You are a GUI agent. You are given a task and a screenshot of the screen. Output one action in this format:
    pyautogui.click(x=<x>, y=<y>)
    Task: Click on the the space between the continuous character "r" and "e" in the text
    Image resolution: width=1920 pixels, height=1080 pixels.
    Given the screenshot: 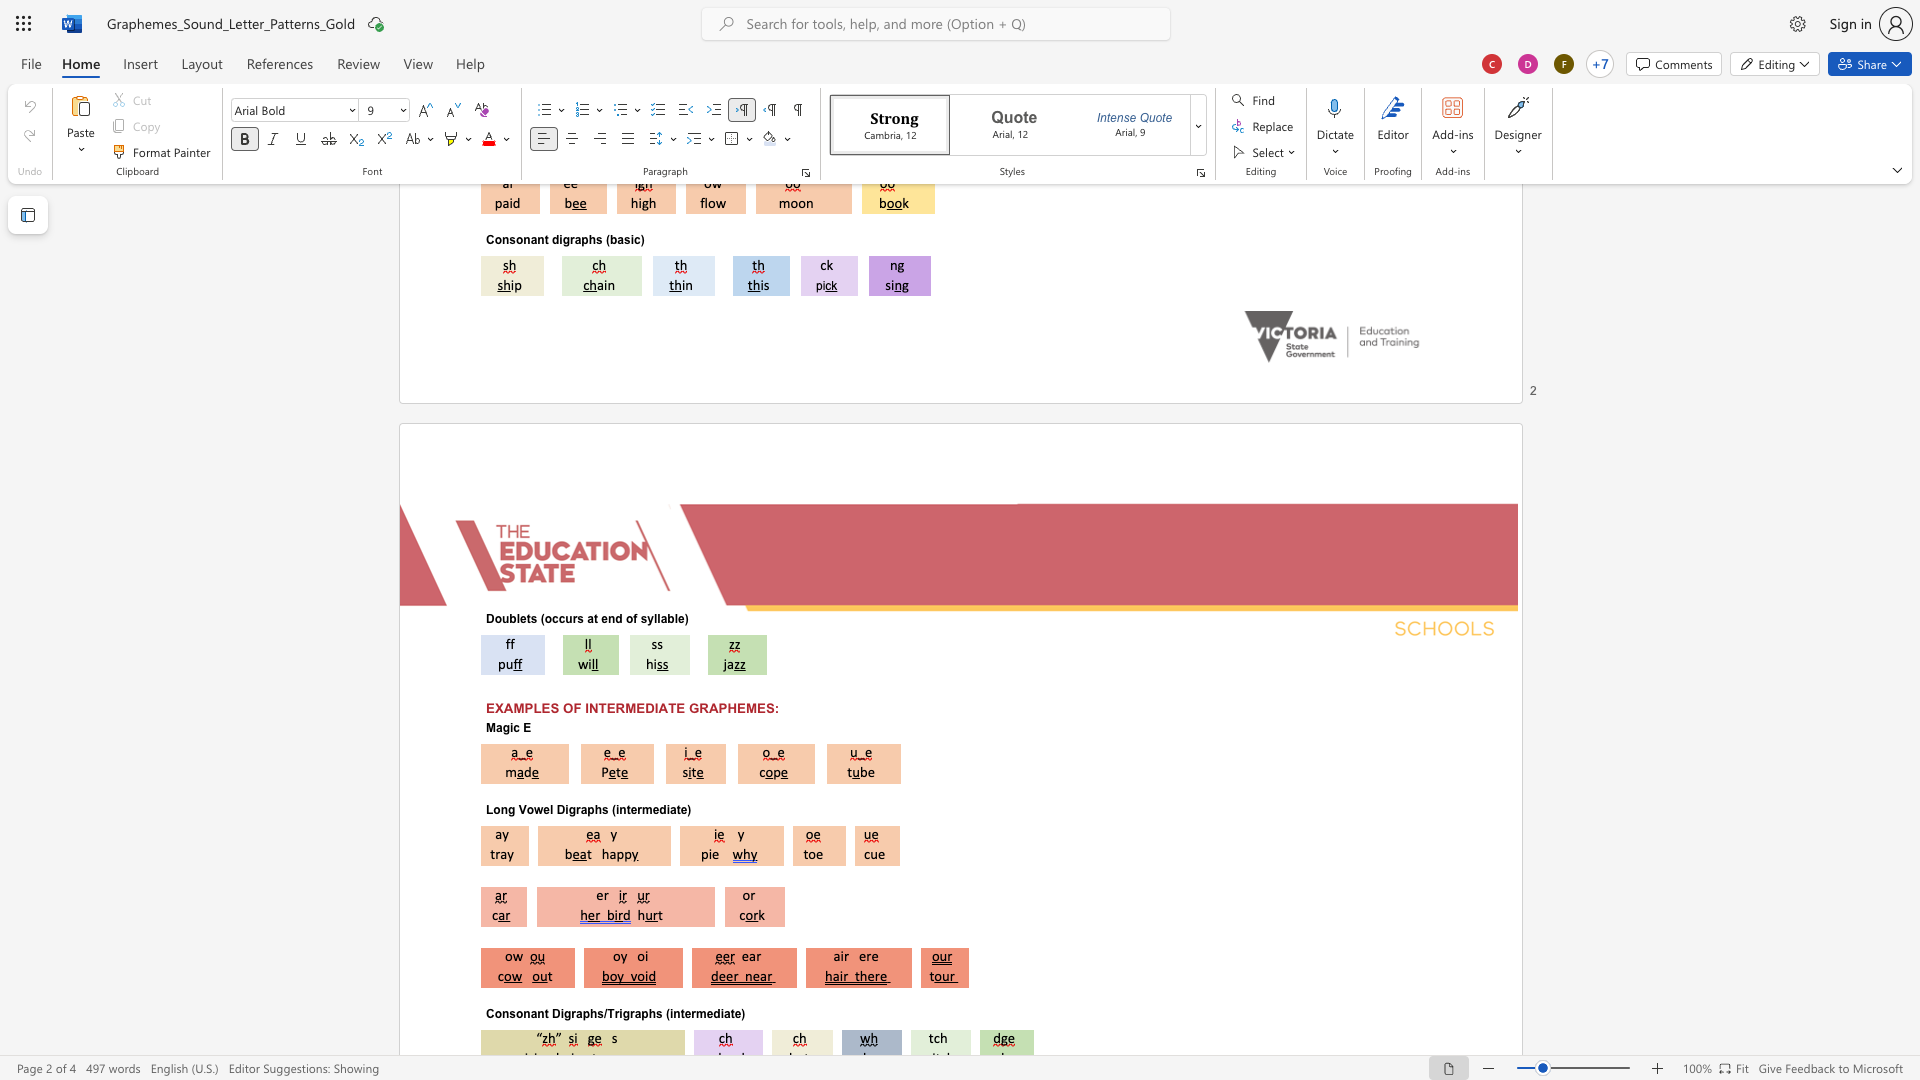 What is the action you would take?
    pyautogui.click(x=872, y=955)
    